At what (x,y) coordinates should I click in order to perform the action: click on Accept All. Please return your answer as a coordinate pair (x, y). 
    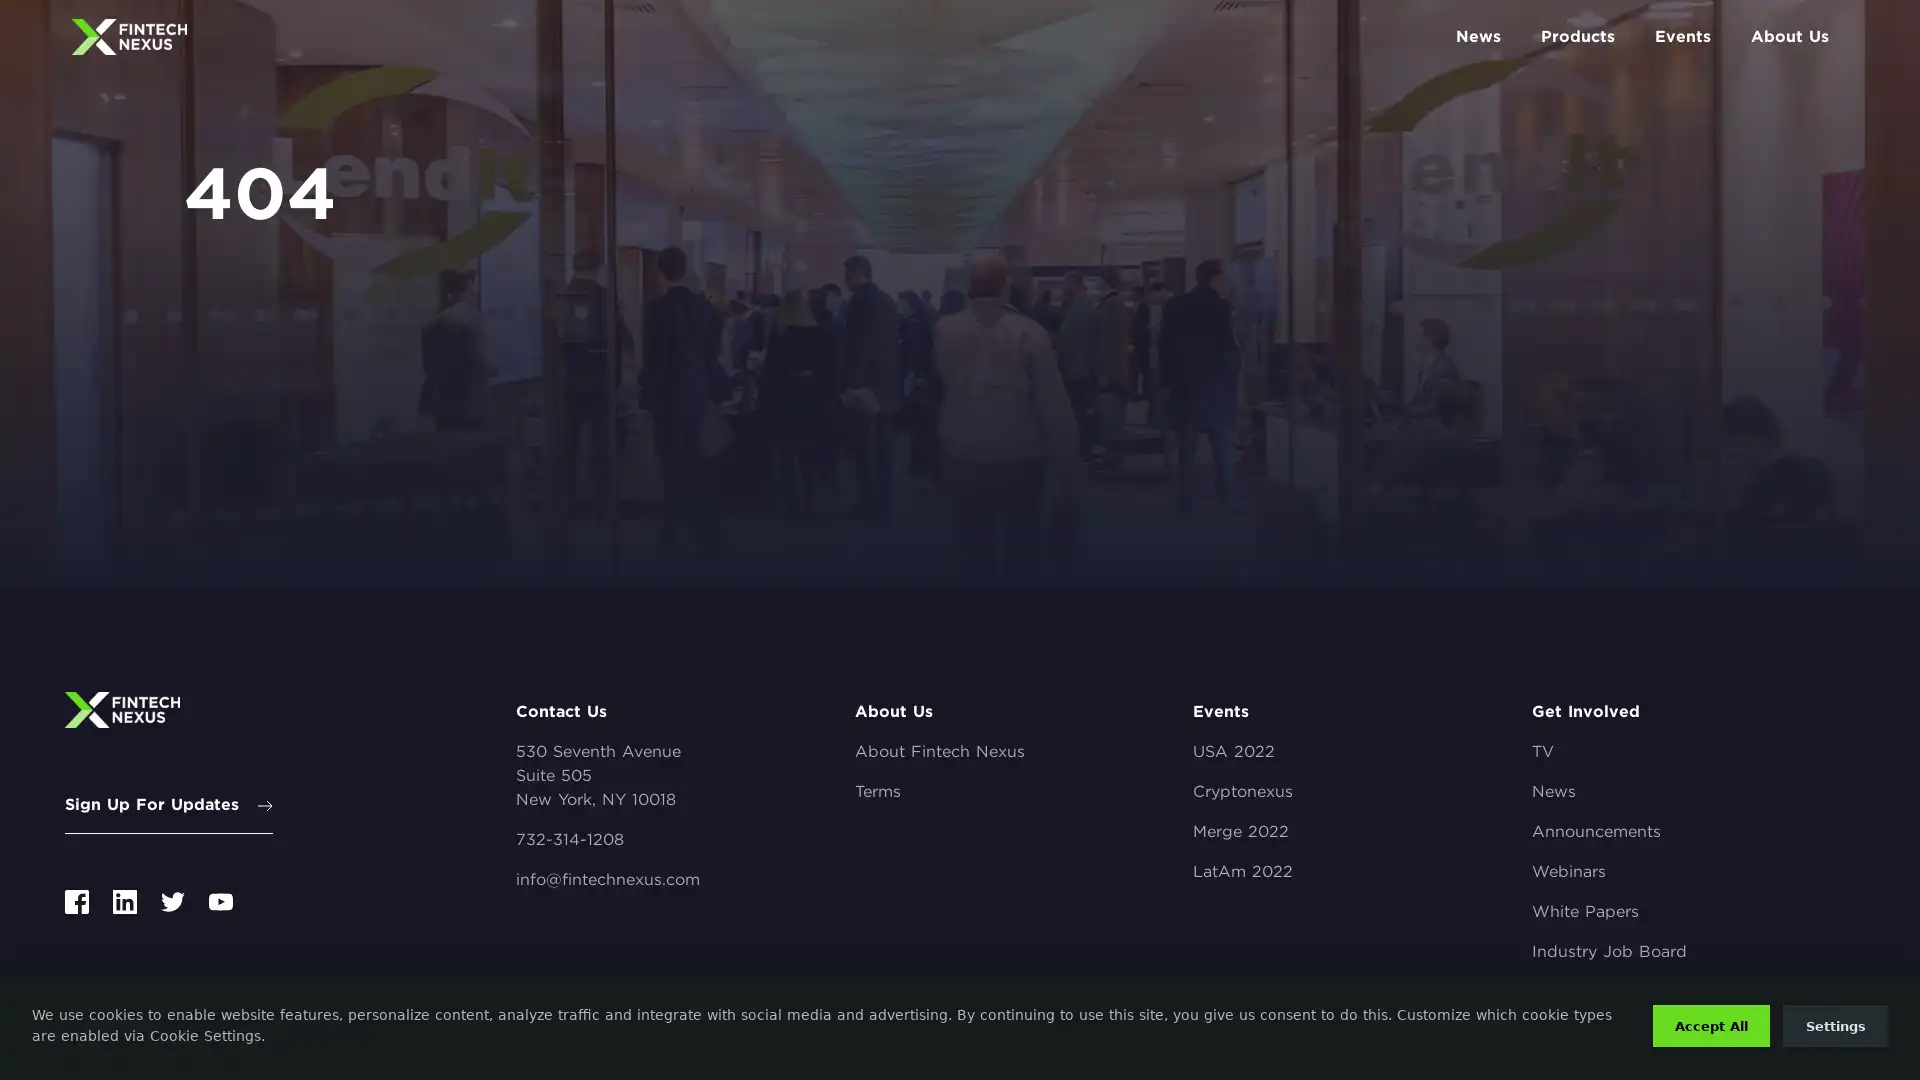
    Looking at the image, I should click on (1709, 1026).